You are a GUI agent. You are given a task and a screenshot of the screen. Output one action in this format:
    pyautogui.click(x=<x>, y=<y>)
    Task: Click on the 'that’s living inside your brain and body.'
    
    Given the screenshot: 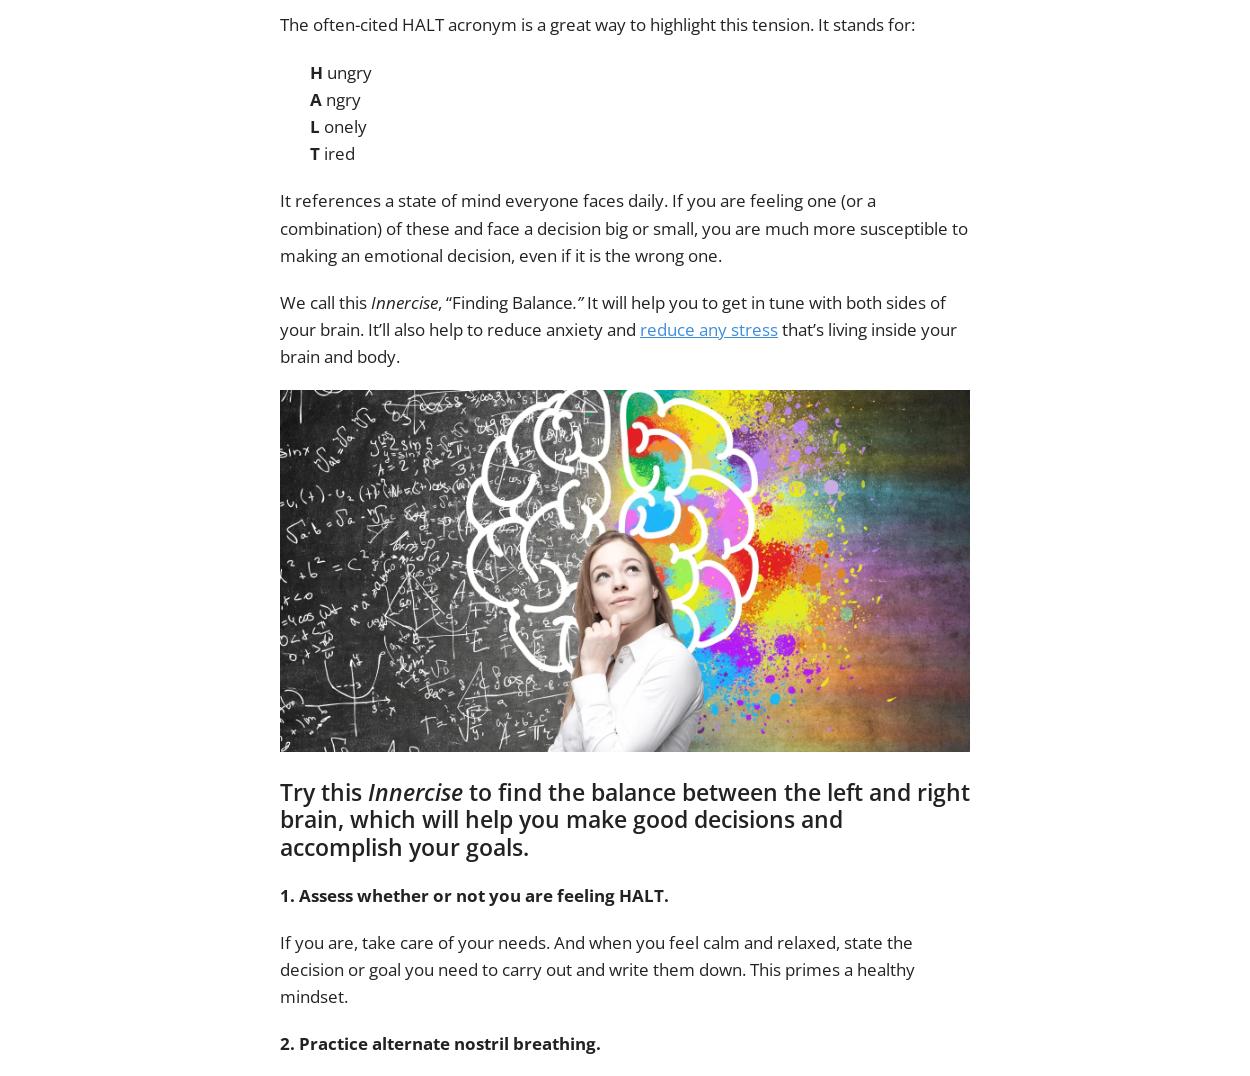 What is the action you would take?
    pyautogui.click(x=617, y=343)
    